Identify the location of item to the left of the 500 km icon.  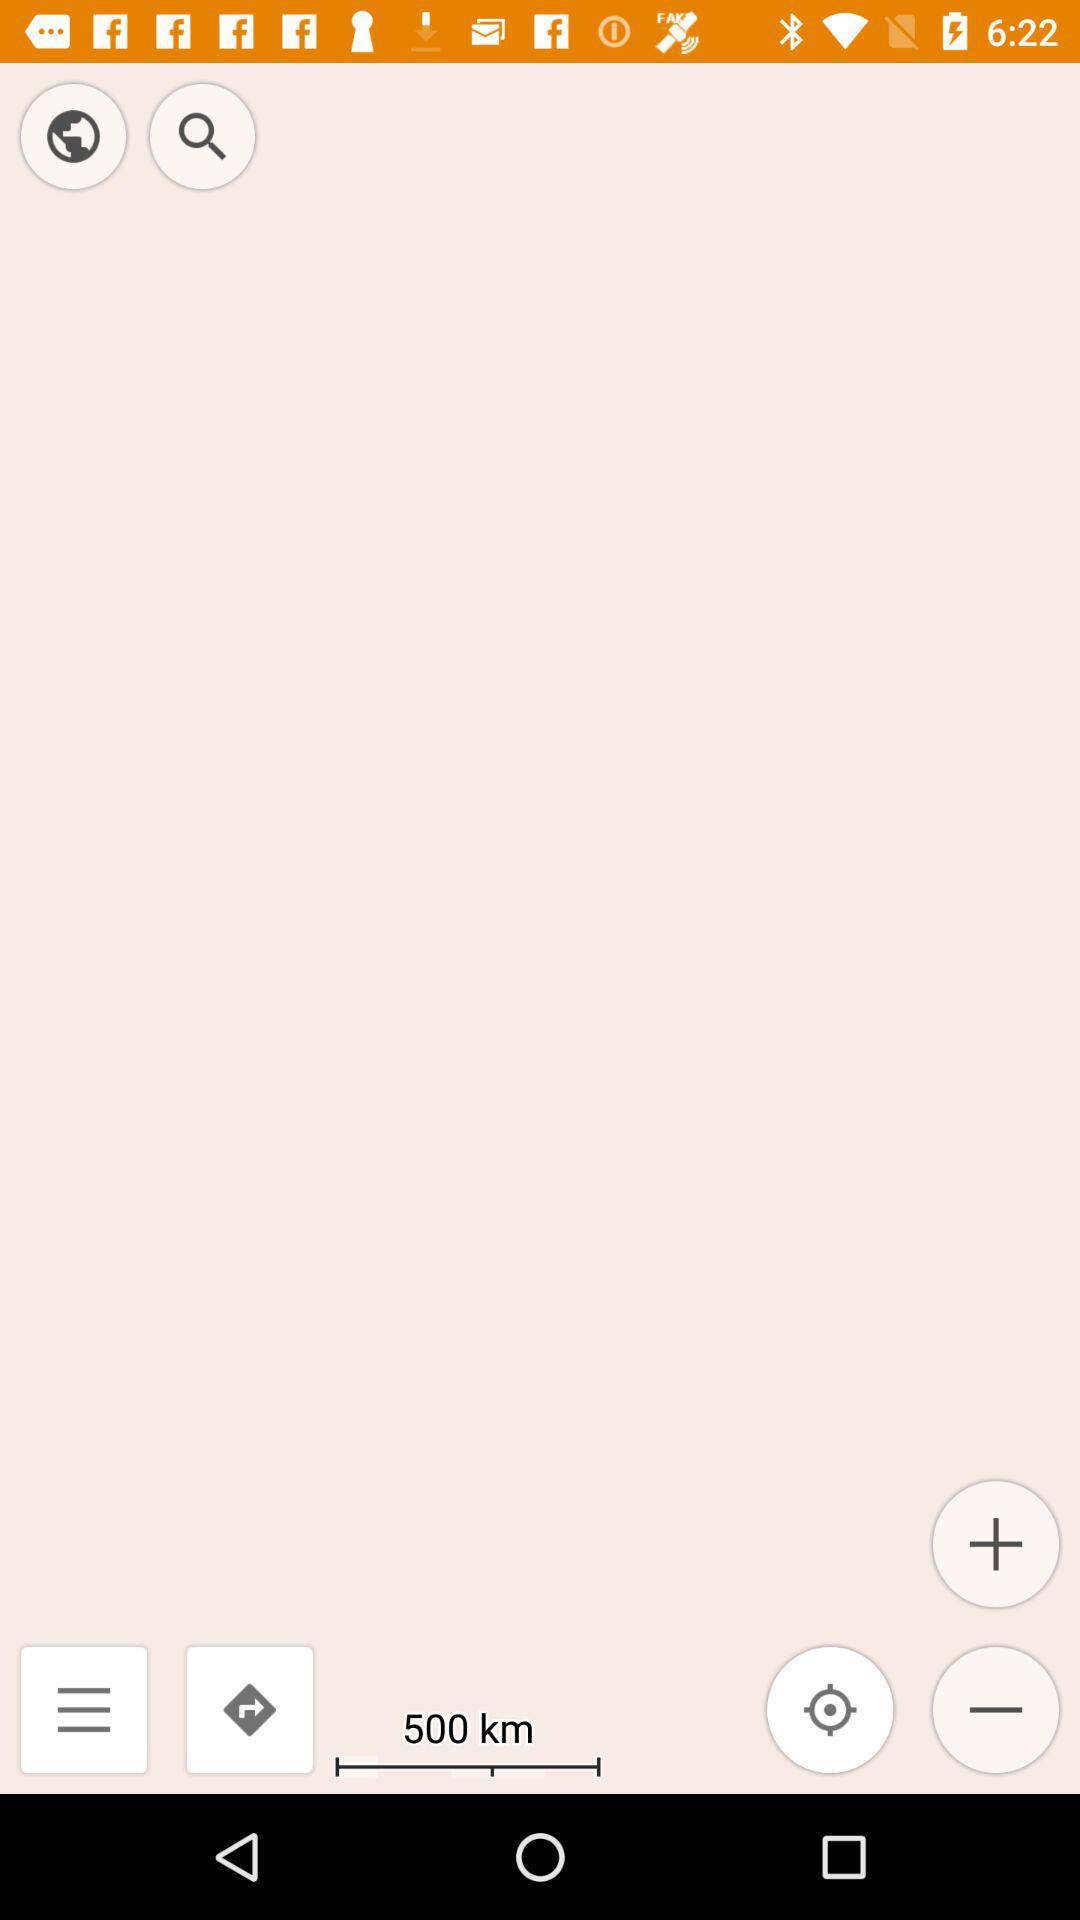
(248, 1708).